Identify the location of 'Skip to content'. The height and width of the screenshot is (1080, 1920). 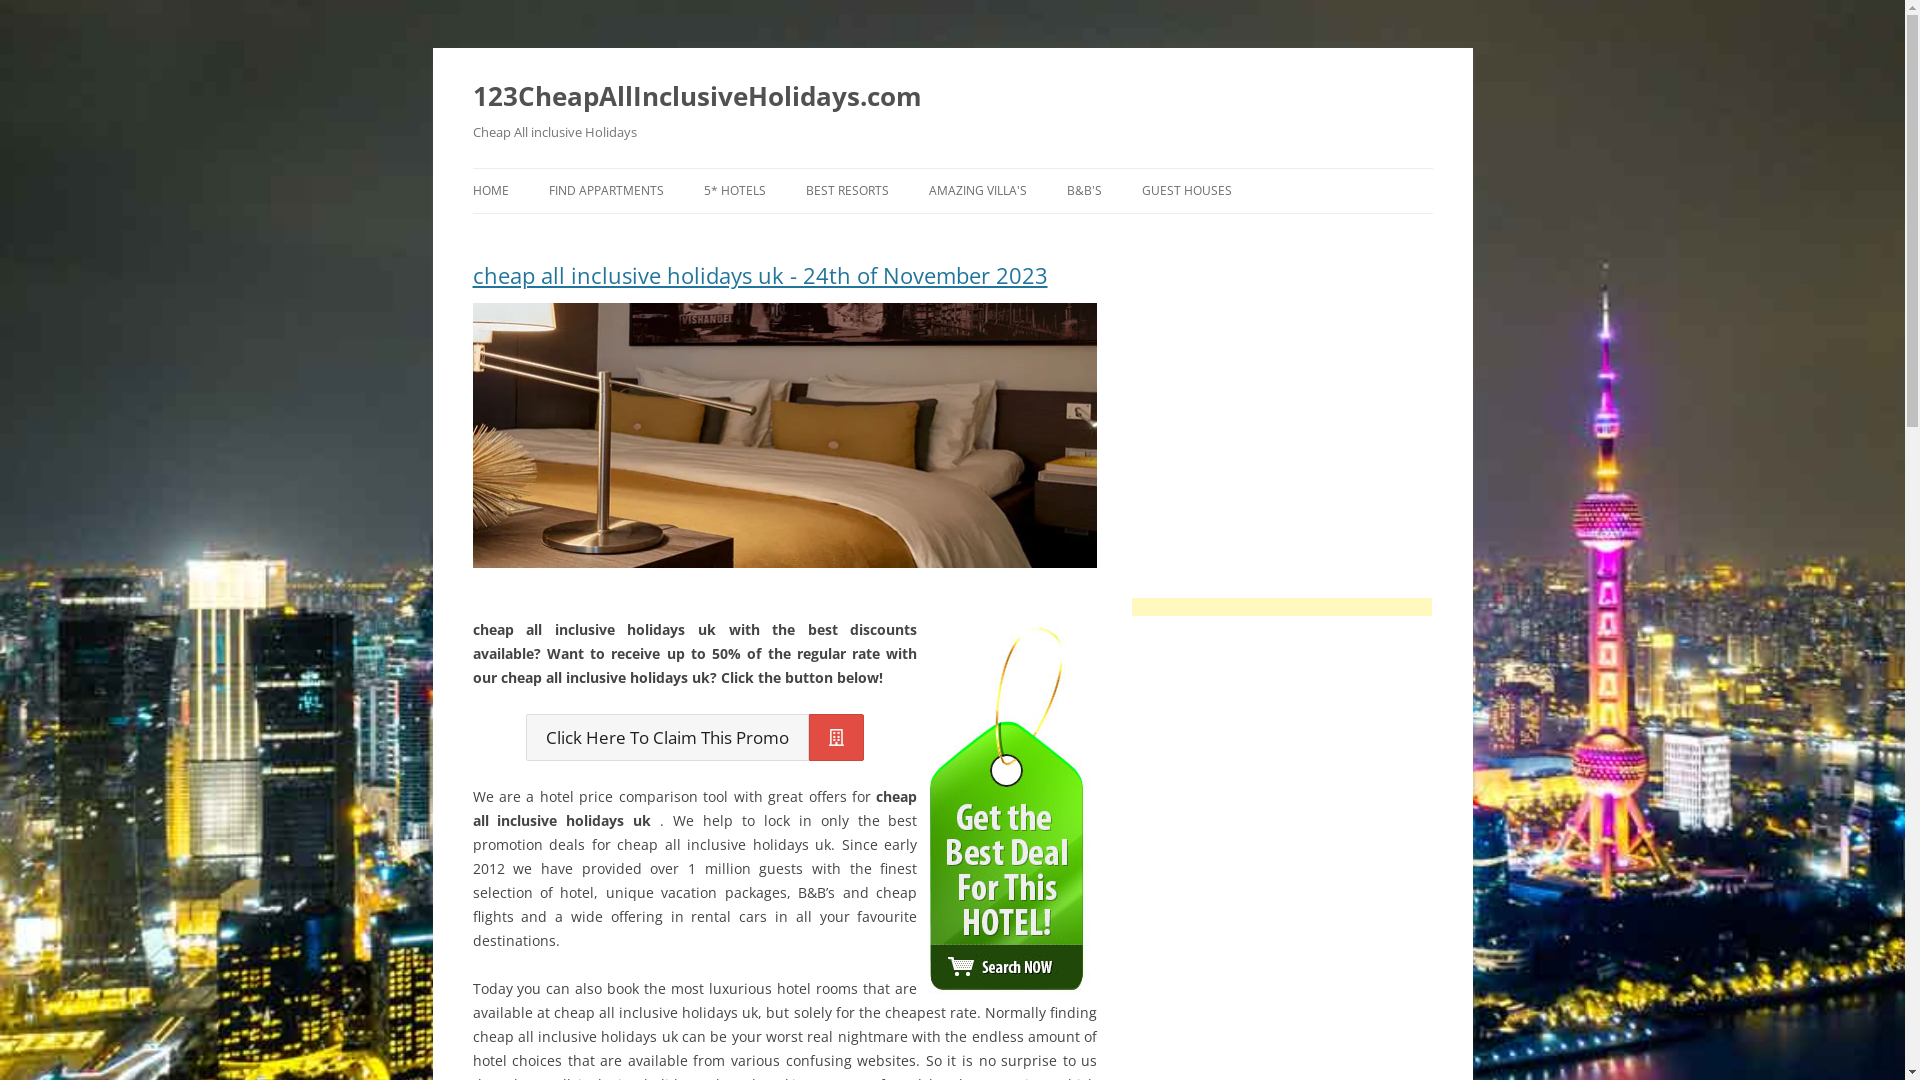
(951, 167).